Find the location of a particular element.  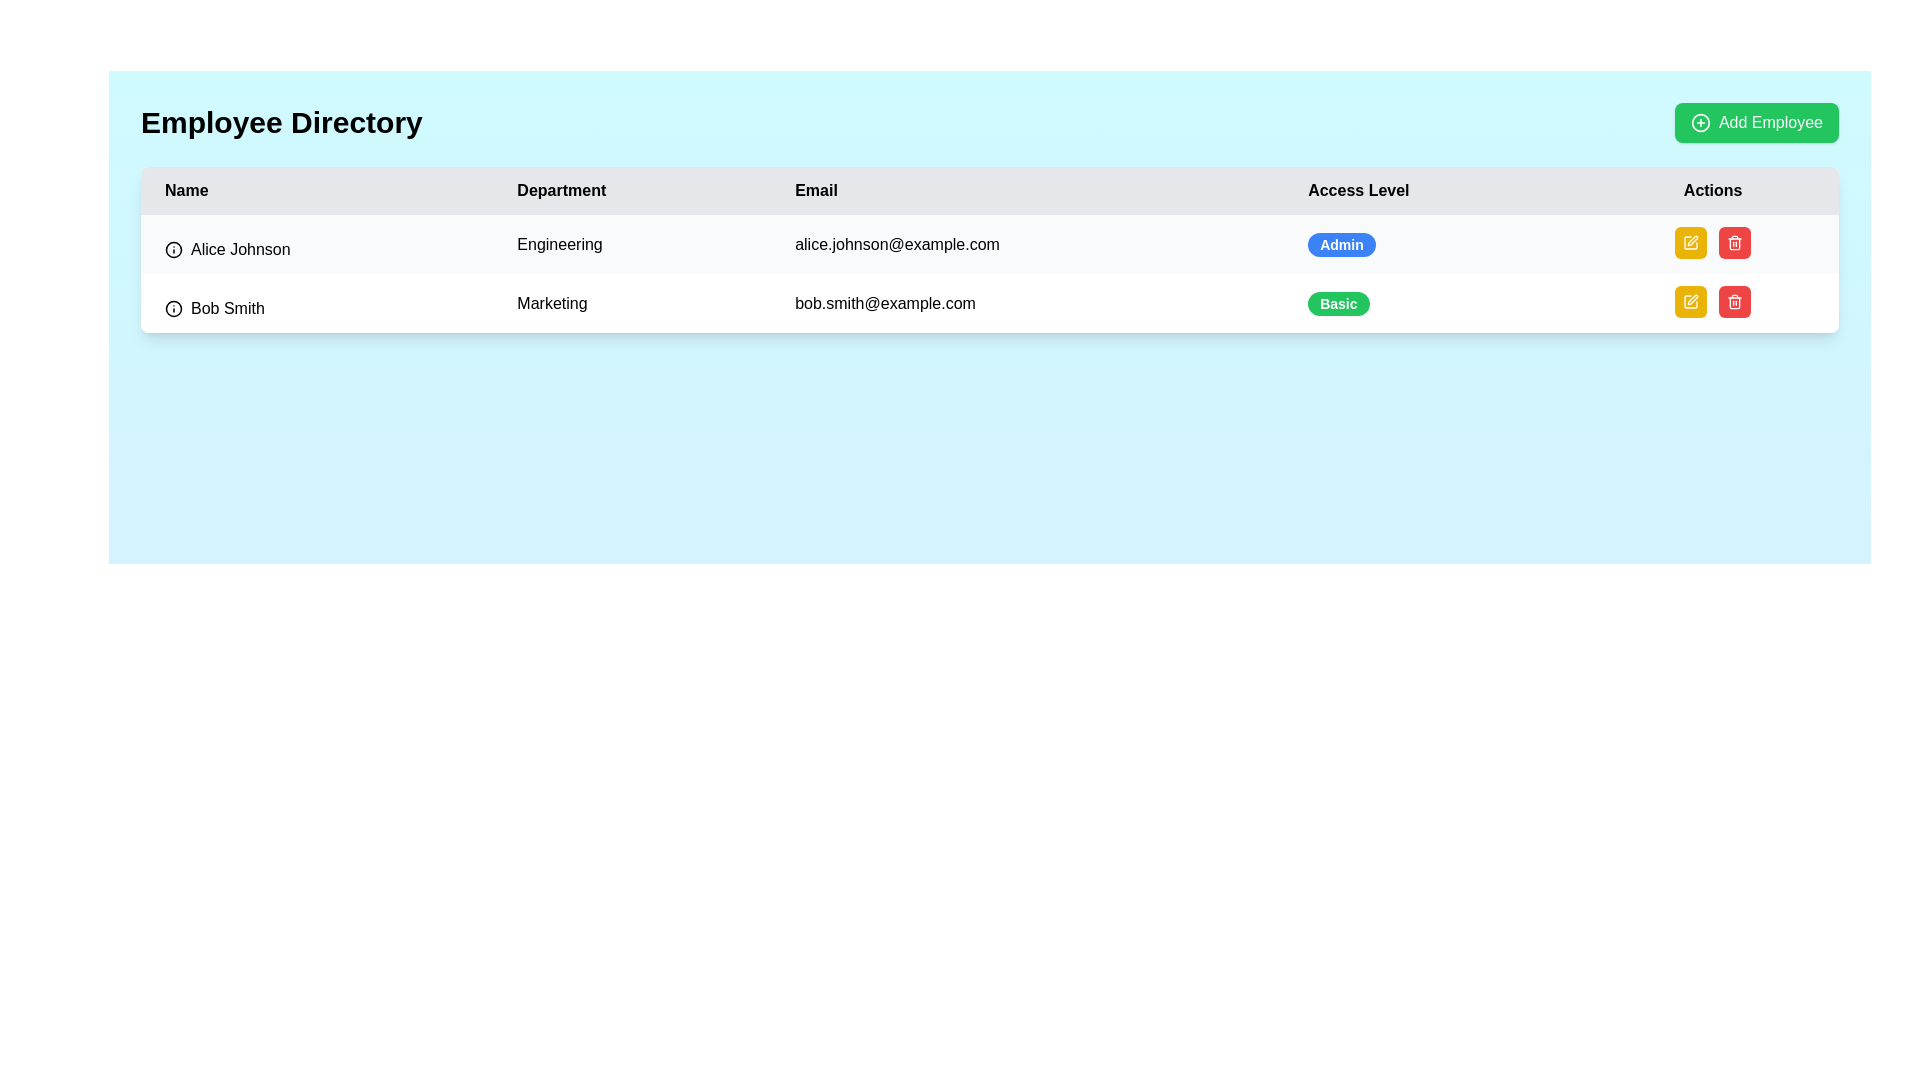

the edit icon for employee 'Bob Smith' in the Actions column of the employee management table is located at coordinates (1692, 300).